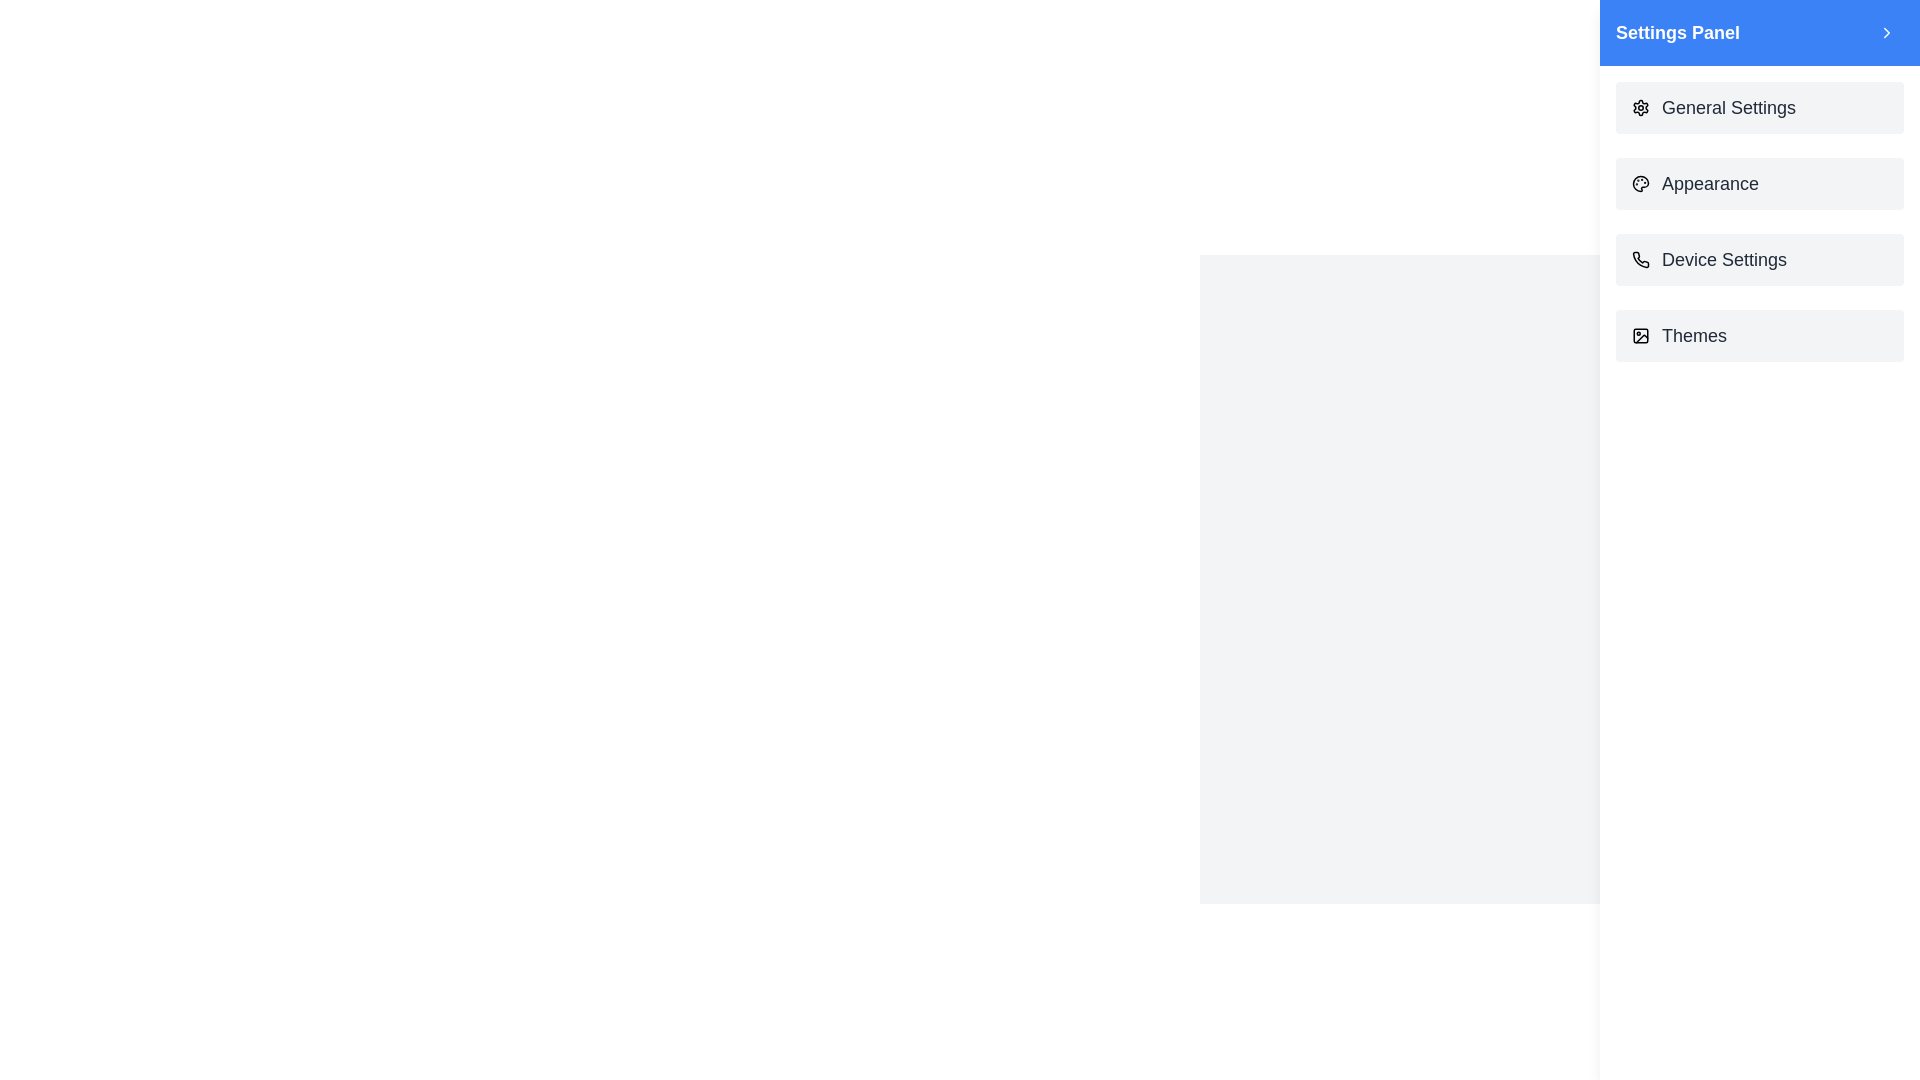 The width and height of the screenshot is (1920, 1080). I want to click on the phone-related settings icon located to the left of the 'Device Settings' text in the settings panel, so click(1641, 258).